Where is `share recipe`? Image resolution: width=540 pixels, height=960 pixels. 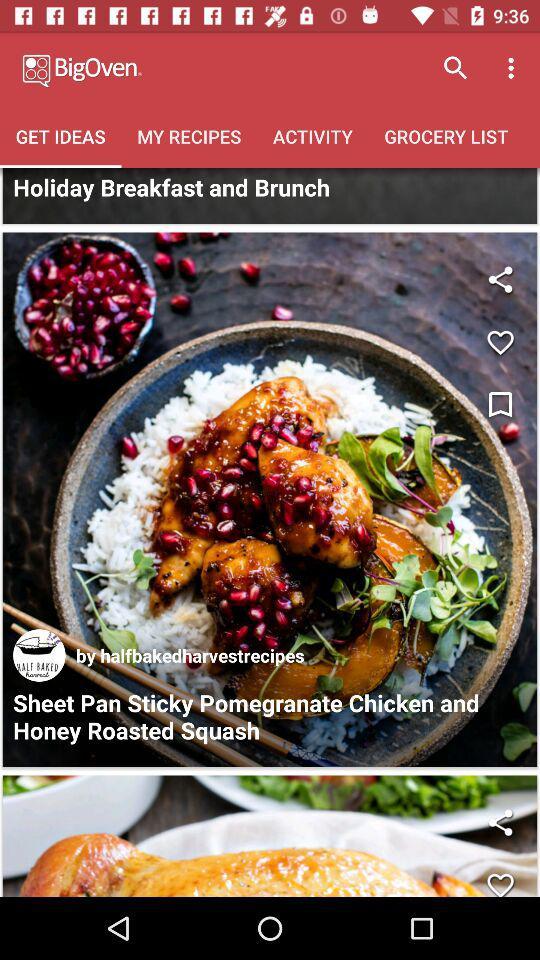
share recipe is located at coordinates (499, 822).